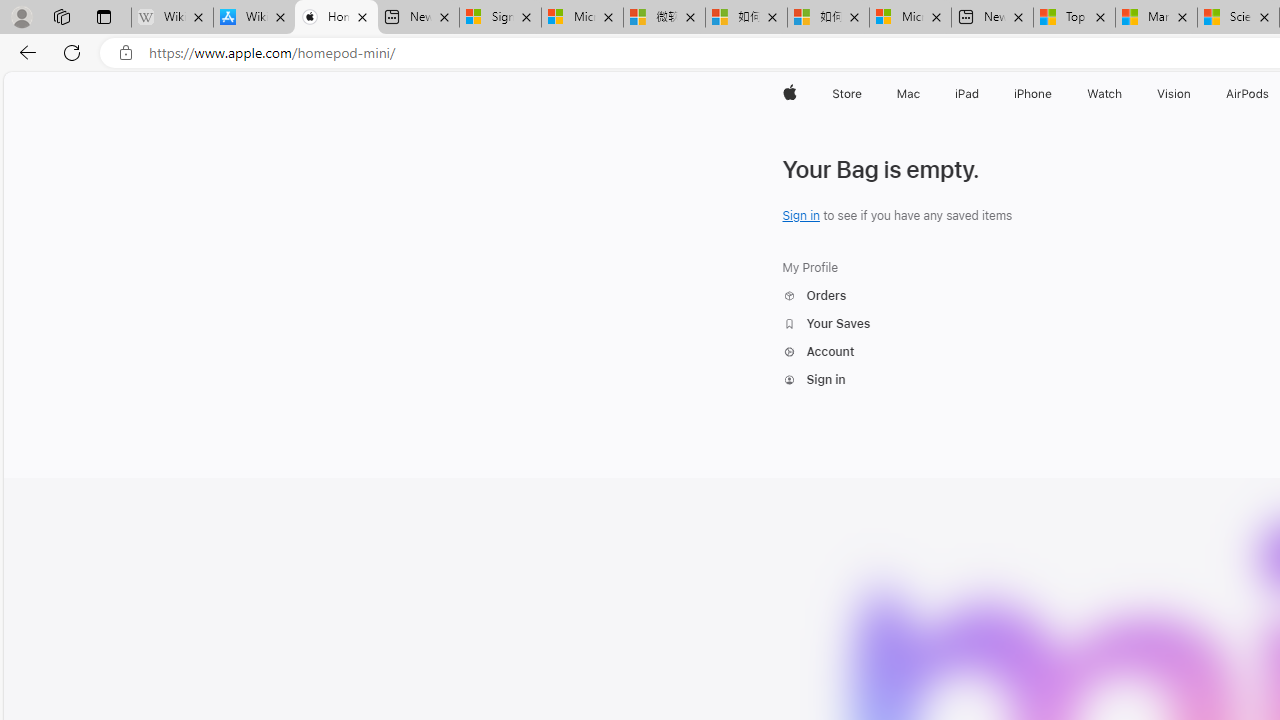  Describe the element at coordinates (788, 93) in the screenshot. I see `'Apple'` at that location.